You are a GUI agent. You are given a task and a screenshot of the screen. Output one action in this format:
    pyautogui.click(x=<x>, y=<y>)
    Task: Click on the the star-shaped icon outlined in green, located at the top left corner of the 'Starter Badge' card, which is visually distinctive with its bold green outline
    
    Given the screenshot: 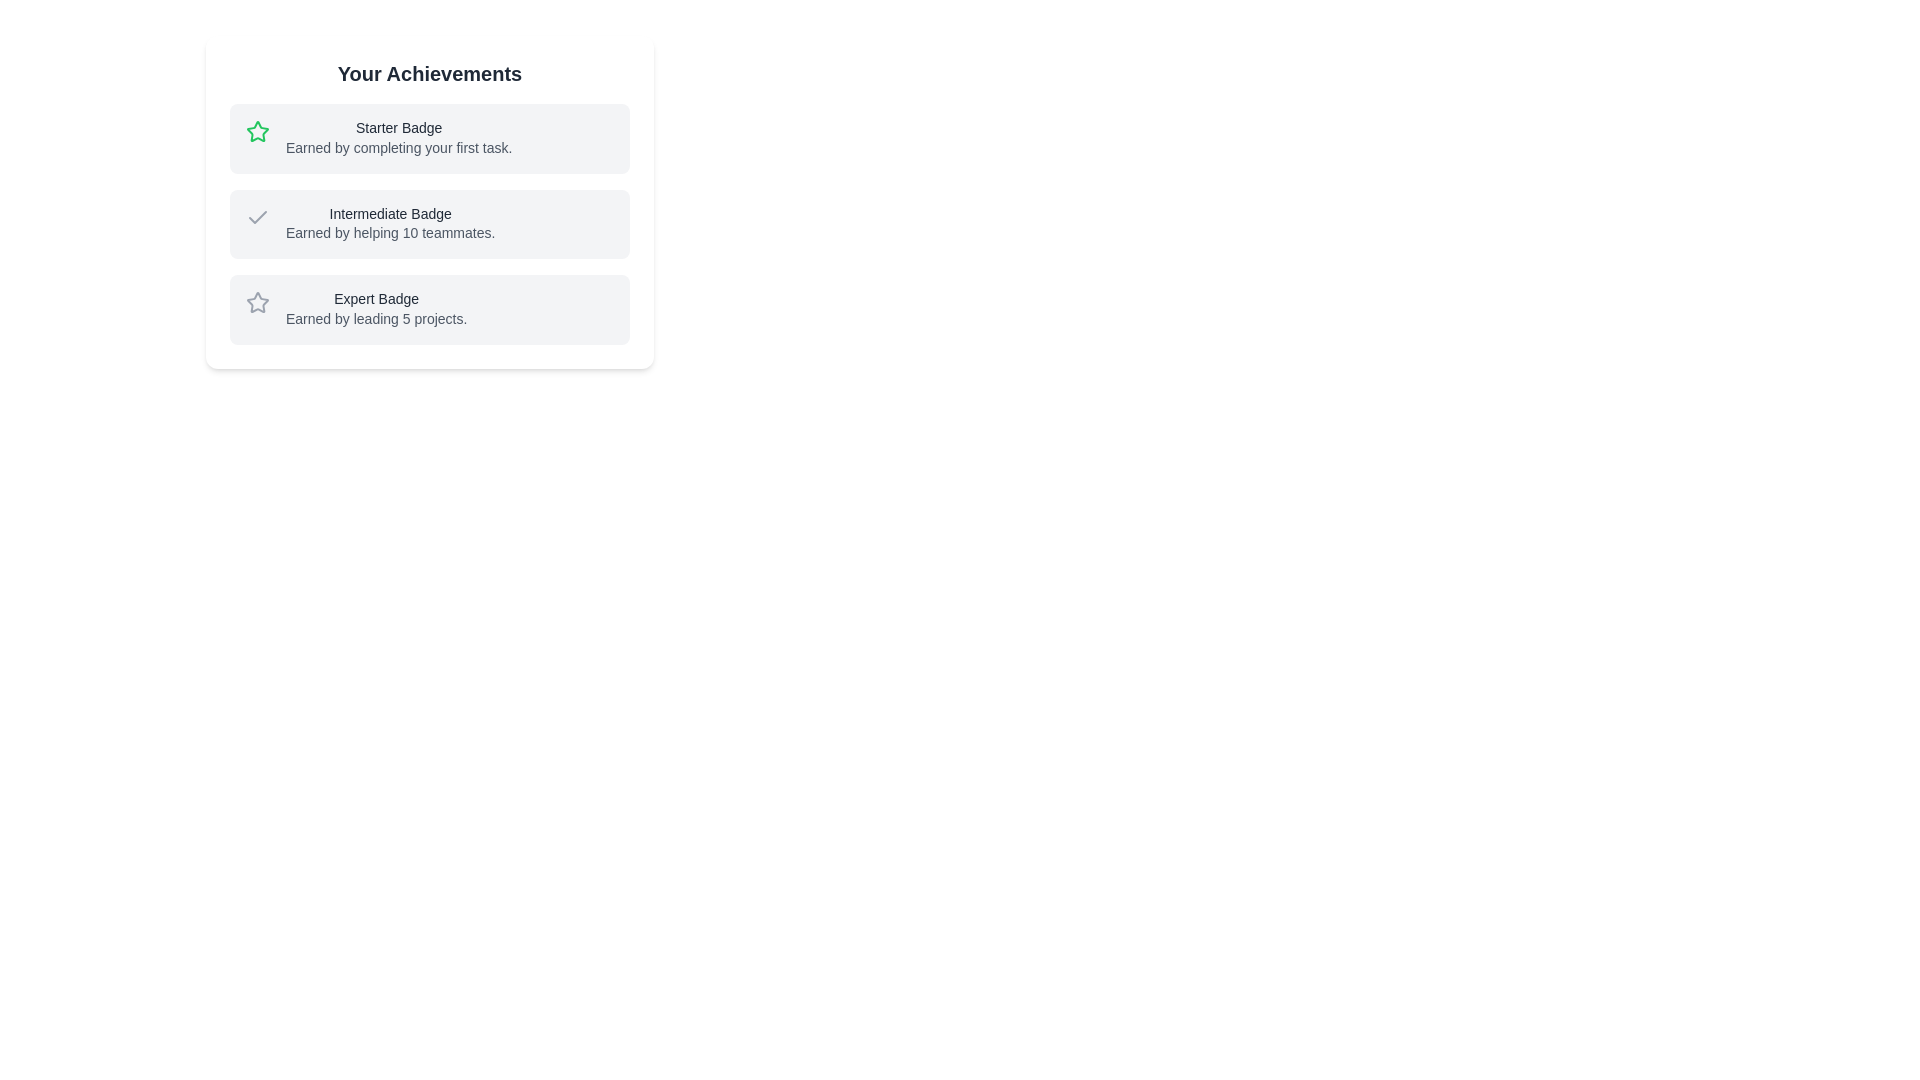 What is the action you would take?
    pyautogui.click(x=257, y=131)
    